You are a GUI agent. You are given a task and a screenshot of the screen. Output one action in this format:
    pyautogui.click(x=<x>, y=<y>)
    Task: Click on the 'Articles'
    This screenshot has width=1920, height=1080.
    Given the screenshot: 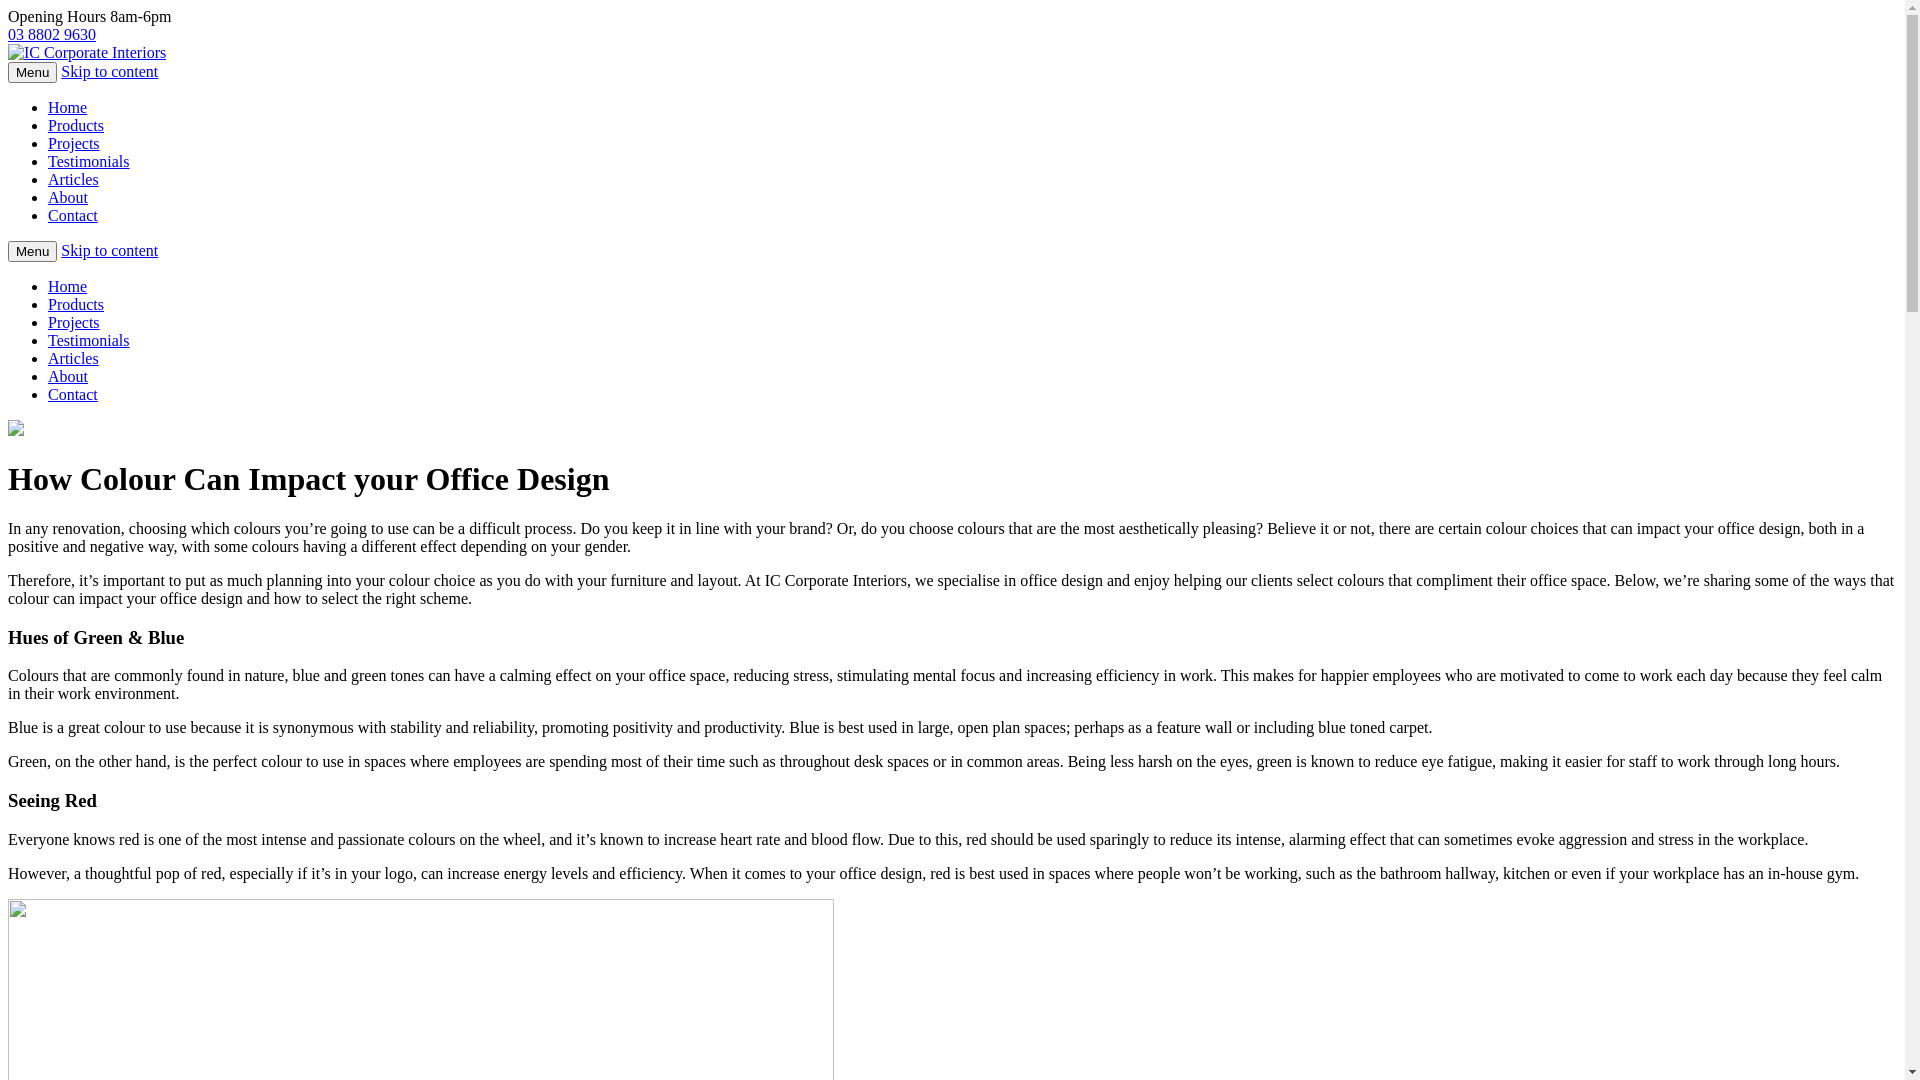 What is the action you would take?
    pyautogui.click(x=73, y=178)
    